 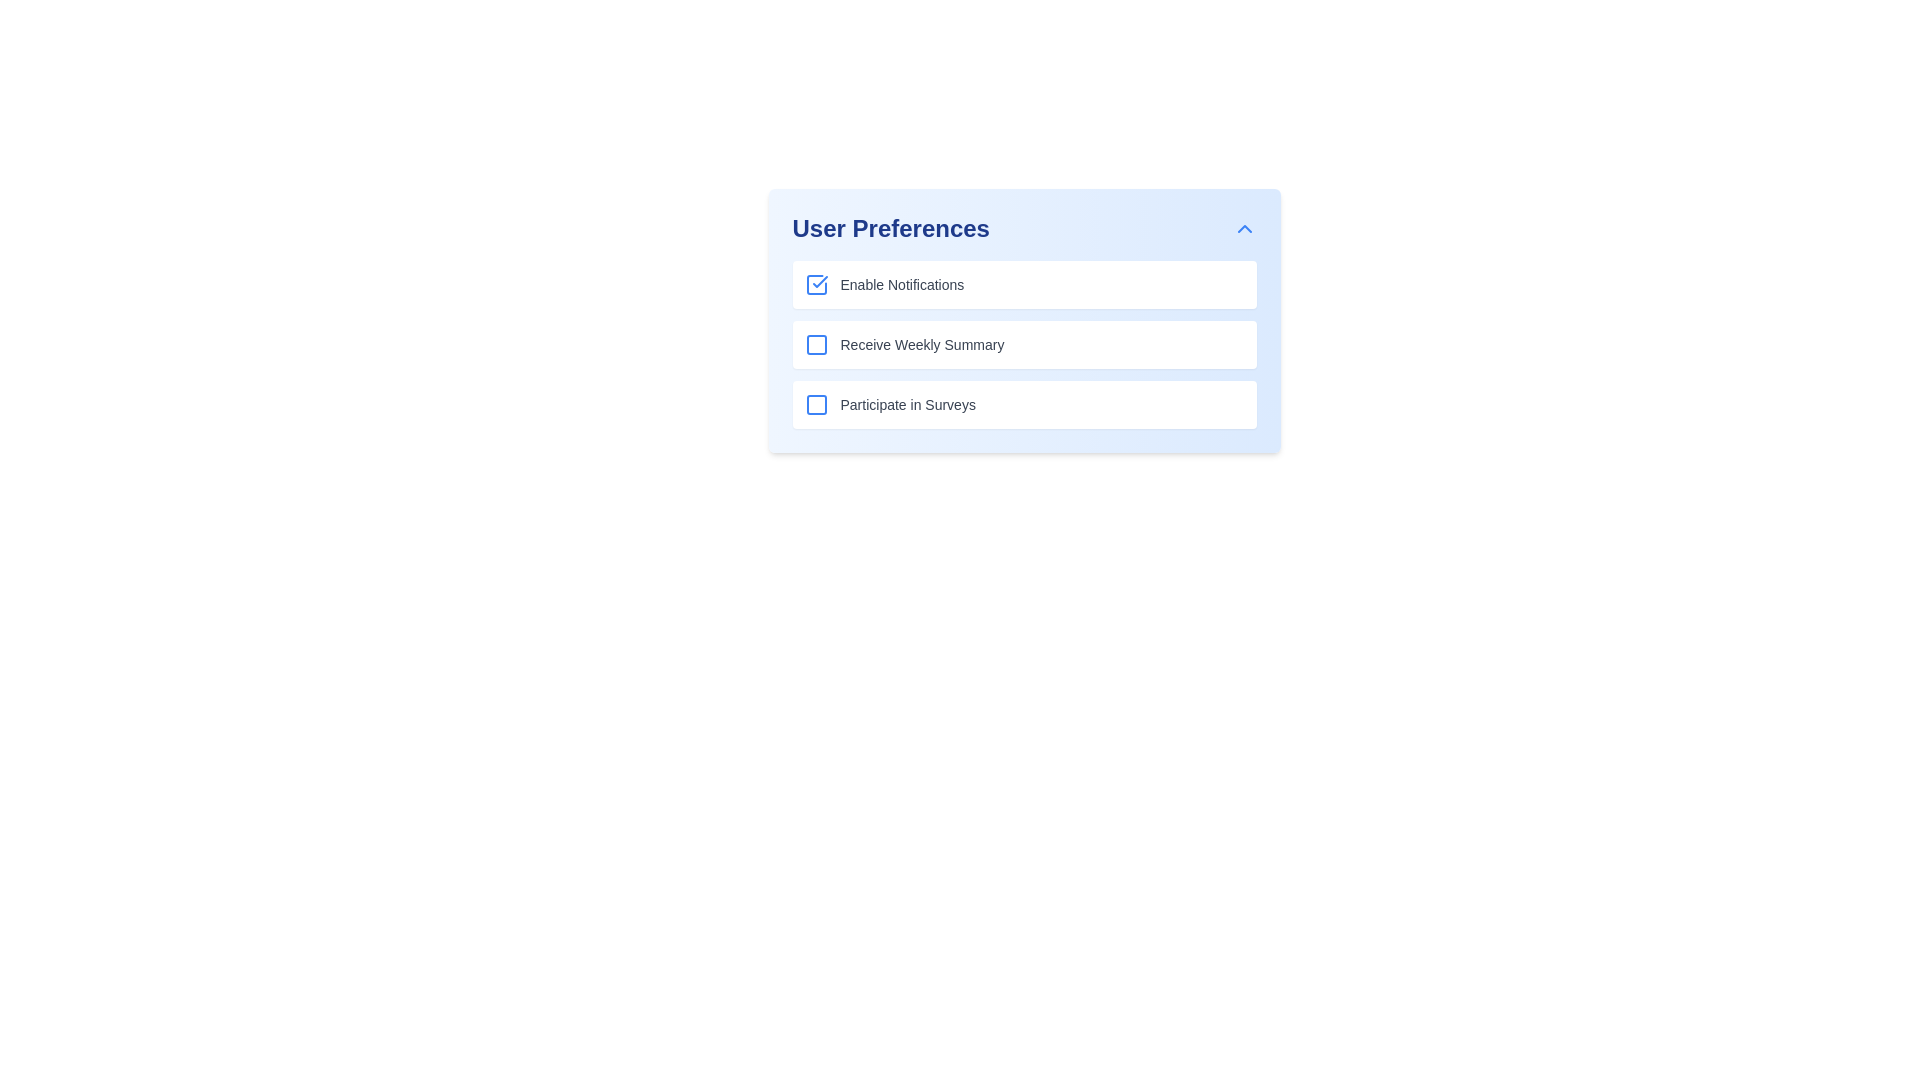 I want to click on the blue square-shaped checkbox at the beginning of the 'Participate in Surveys' option, so click(x=816, y=405).